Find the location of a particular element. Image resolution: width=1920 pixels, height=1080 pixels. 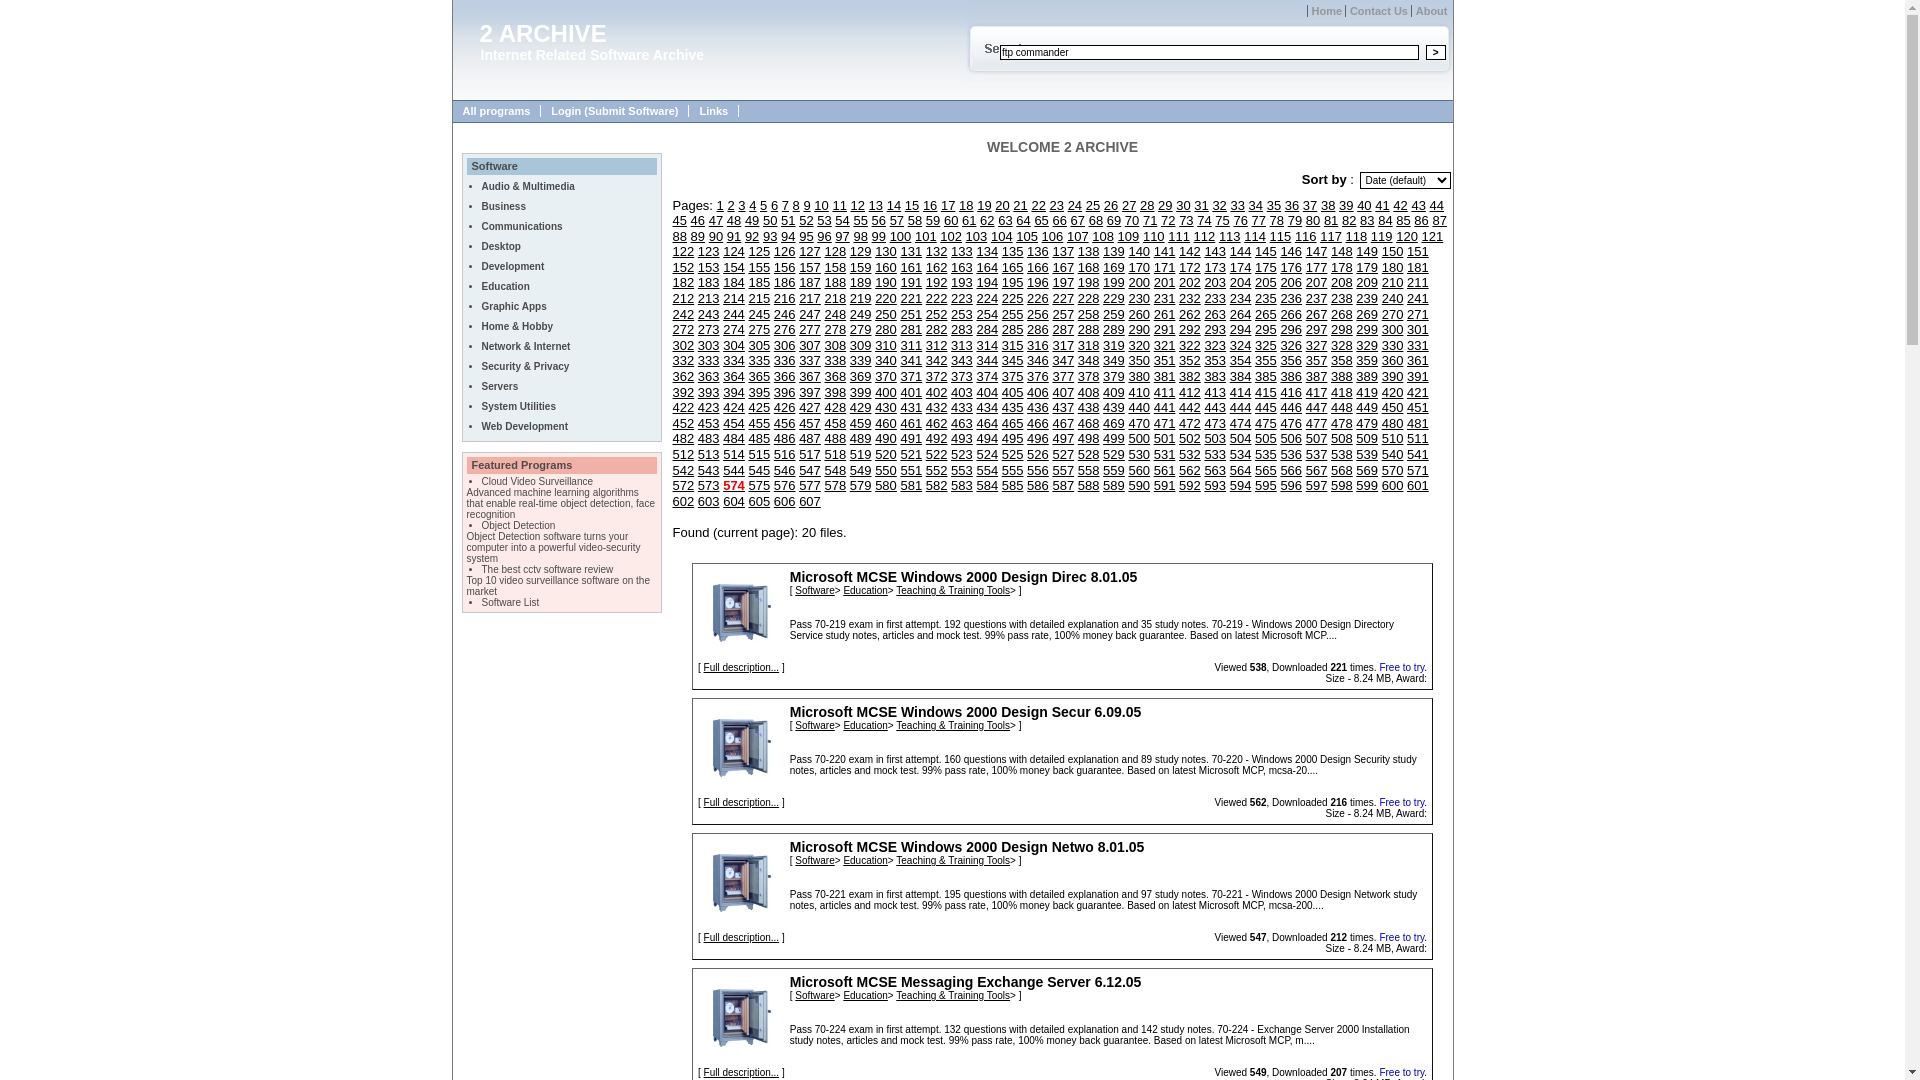

'319' is located at coordinates (1112, 344).